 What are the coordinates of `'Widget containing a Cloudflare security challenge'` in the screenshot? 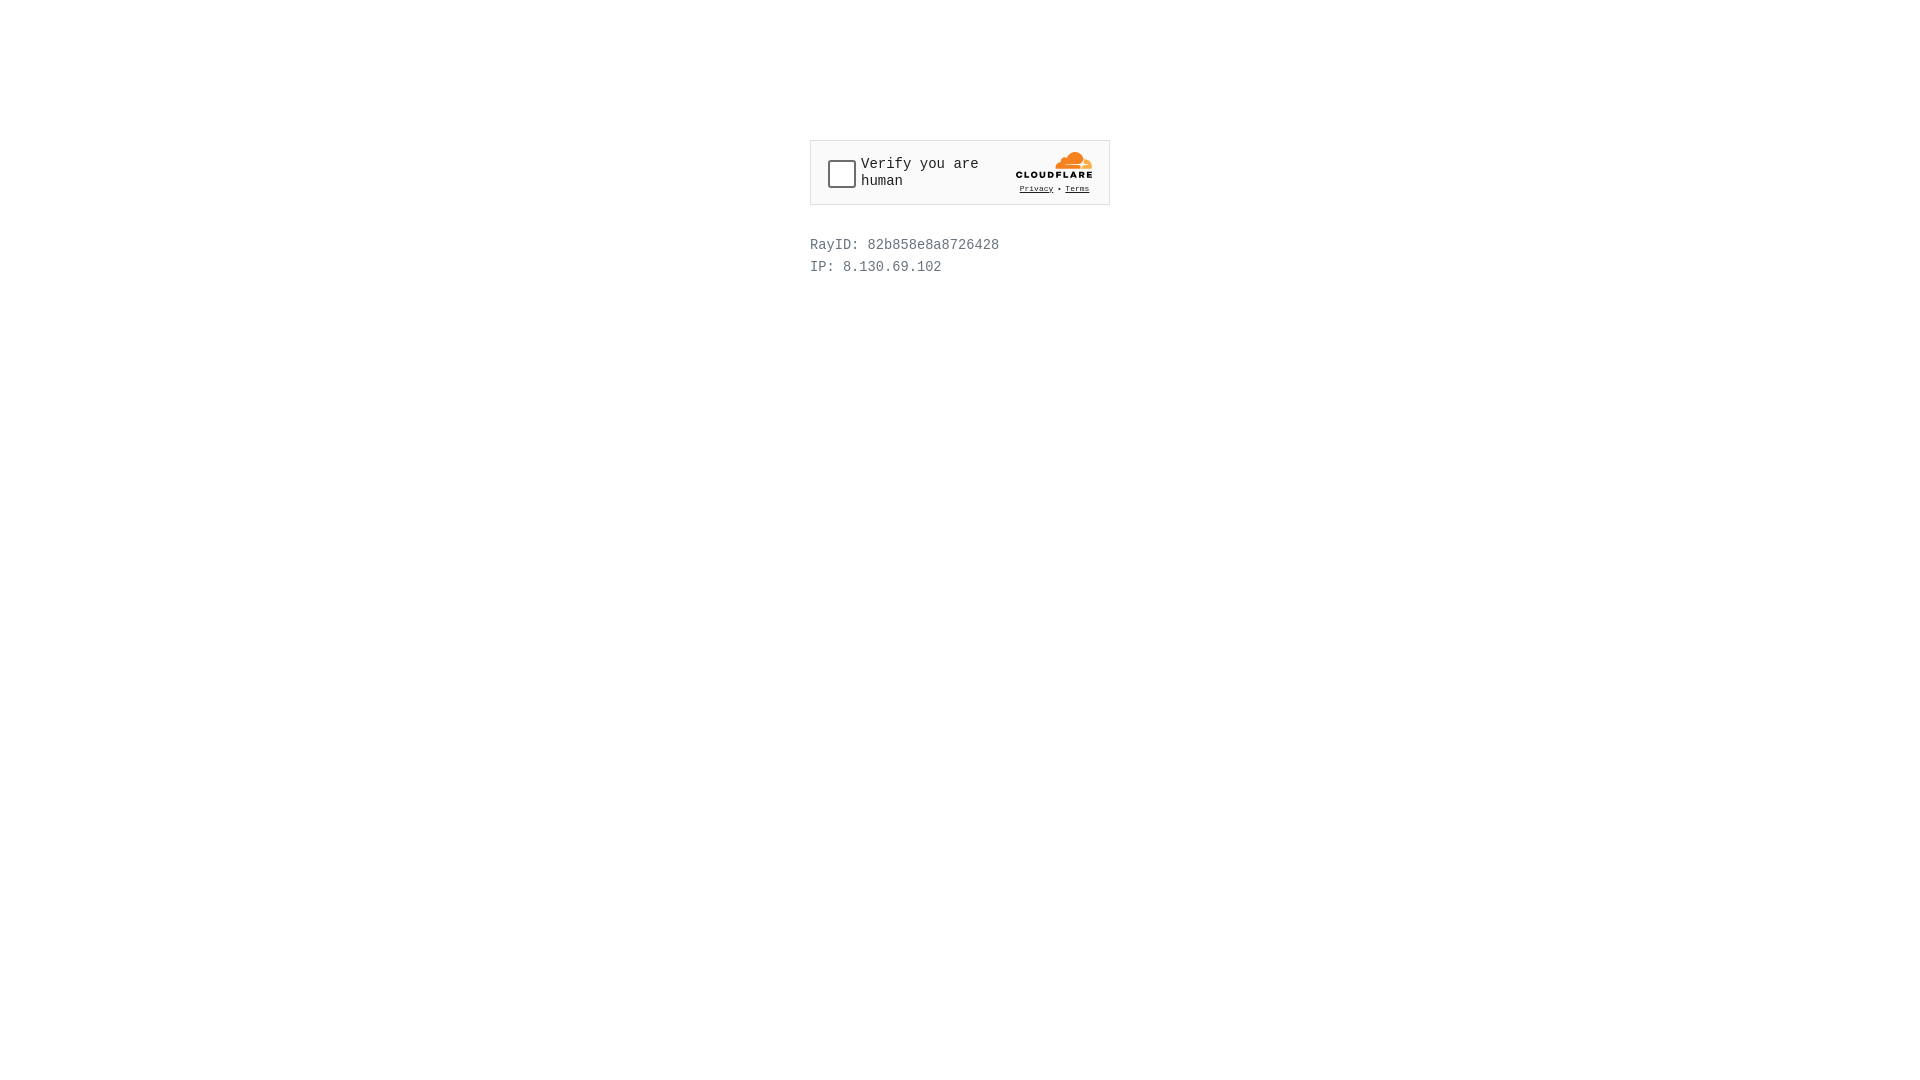 It's located at (960, 171).